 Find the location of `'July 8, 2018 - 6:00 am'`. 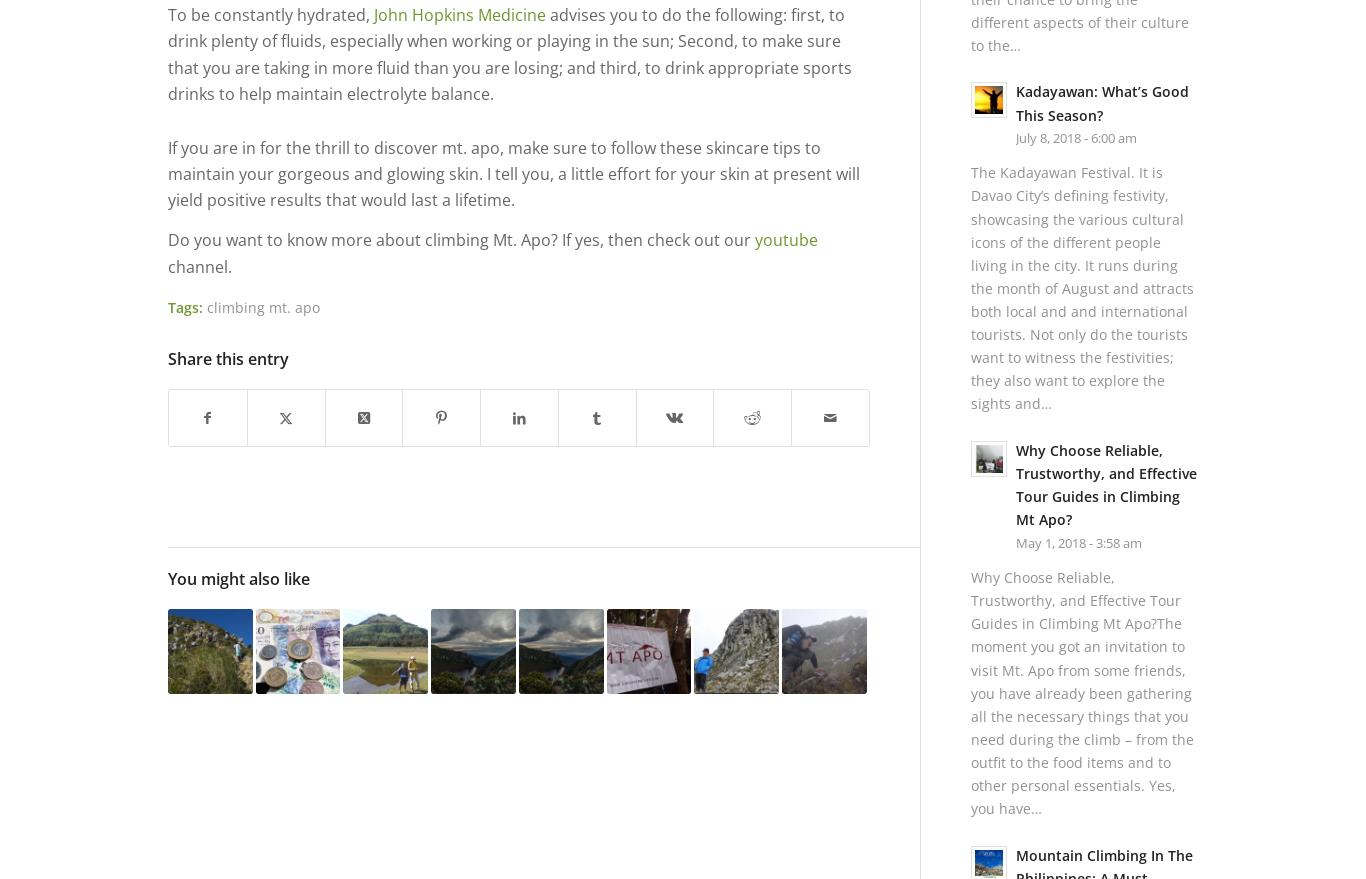

'July 8, 2018 - 6:00 am' is located at coordinates (1074, 137).